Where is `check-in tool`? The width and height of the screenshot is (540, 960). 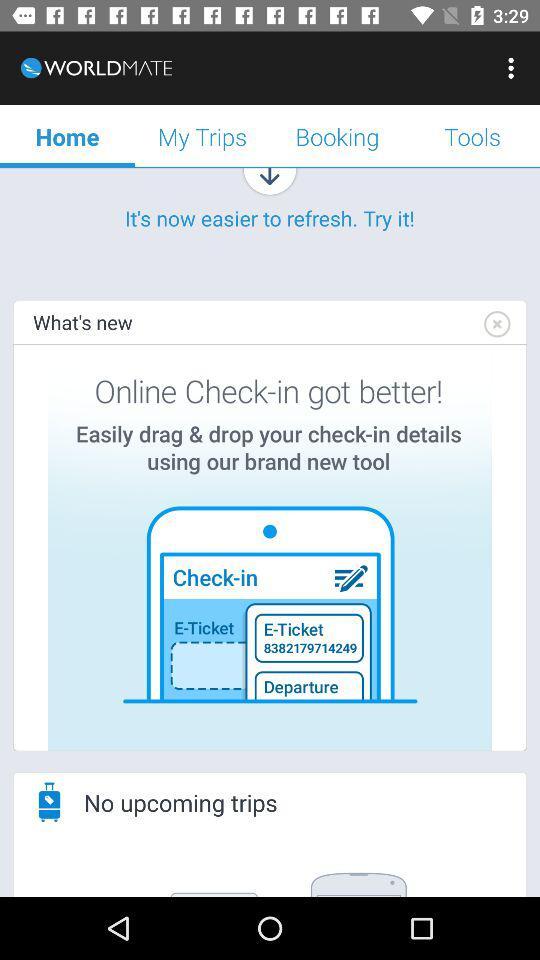 check-in tool is located at coordinates (270, 547).